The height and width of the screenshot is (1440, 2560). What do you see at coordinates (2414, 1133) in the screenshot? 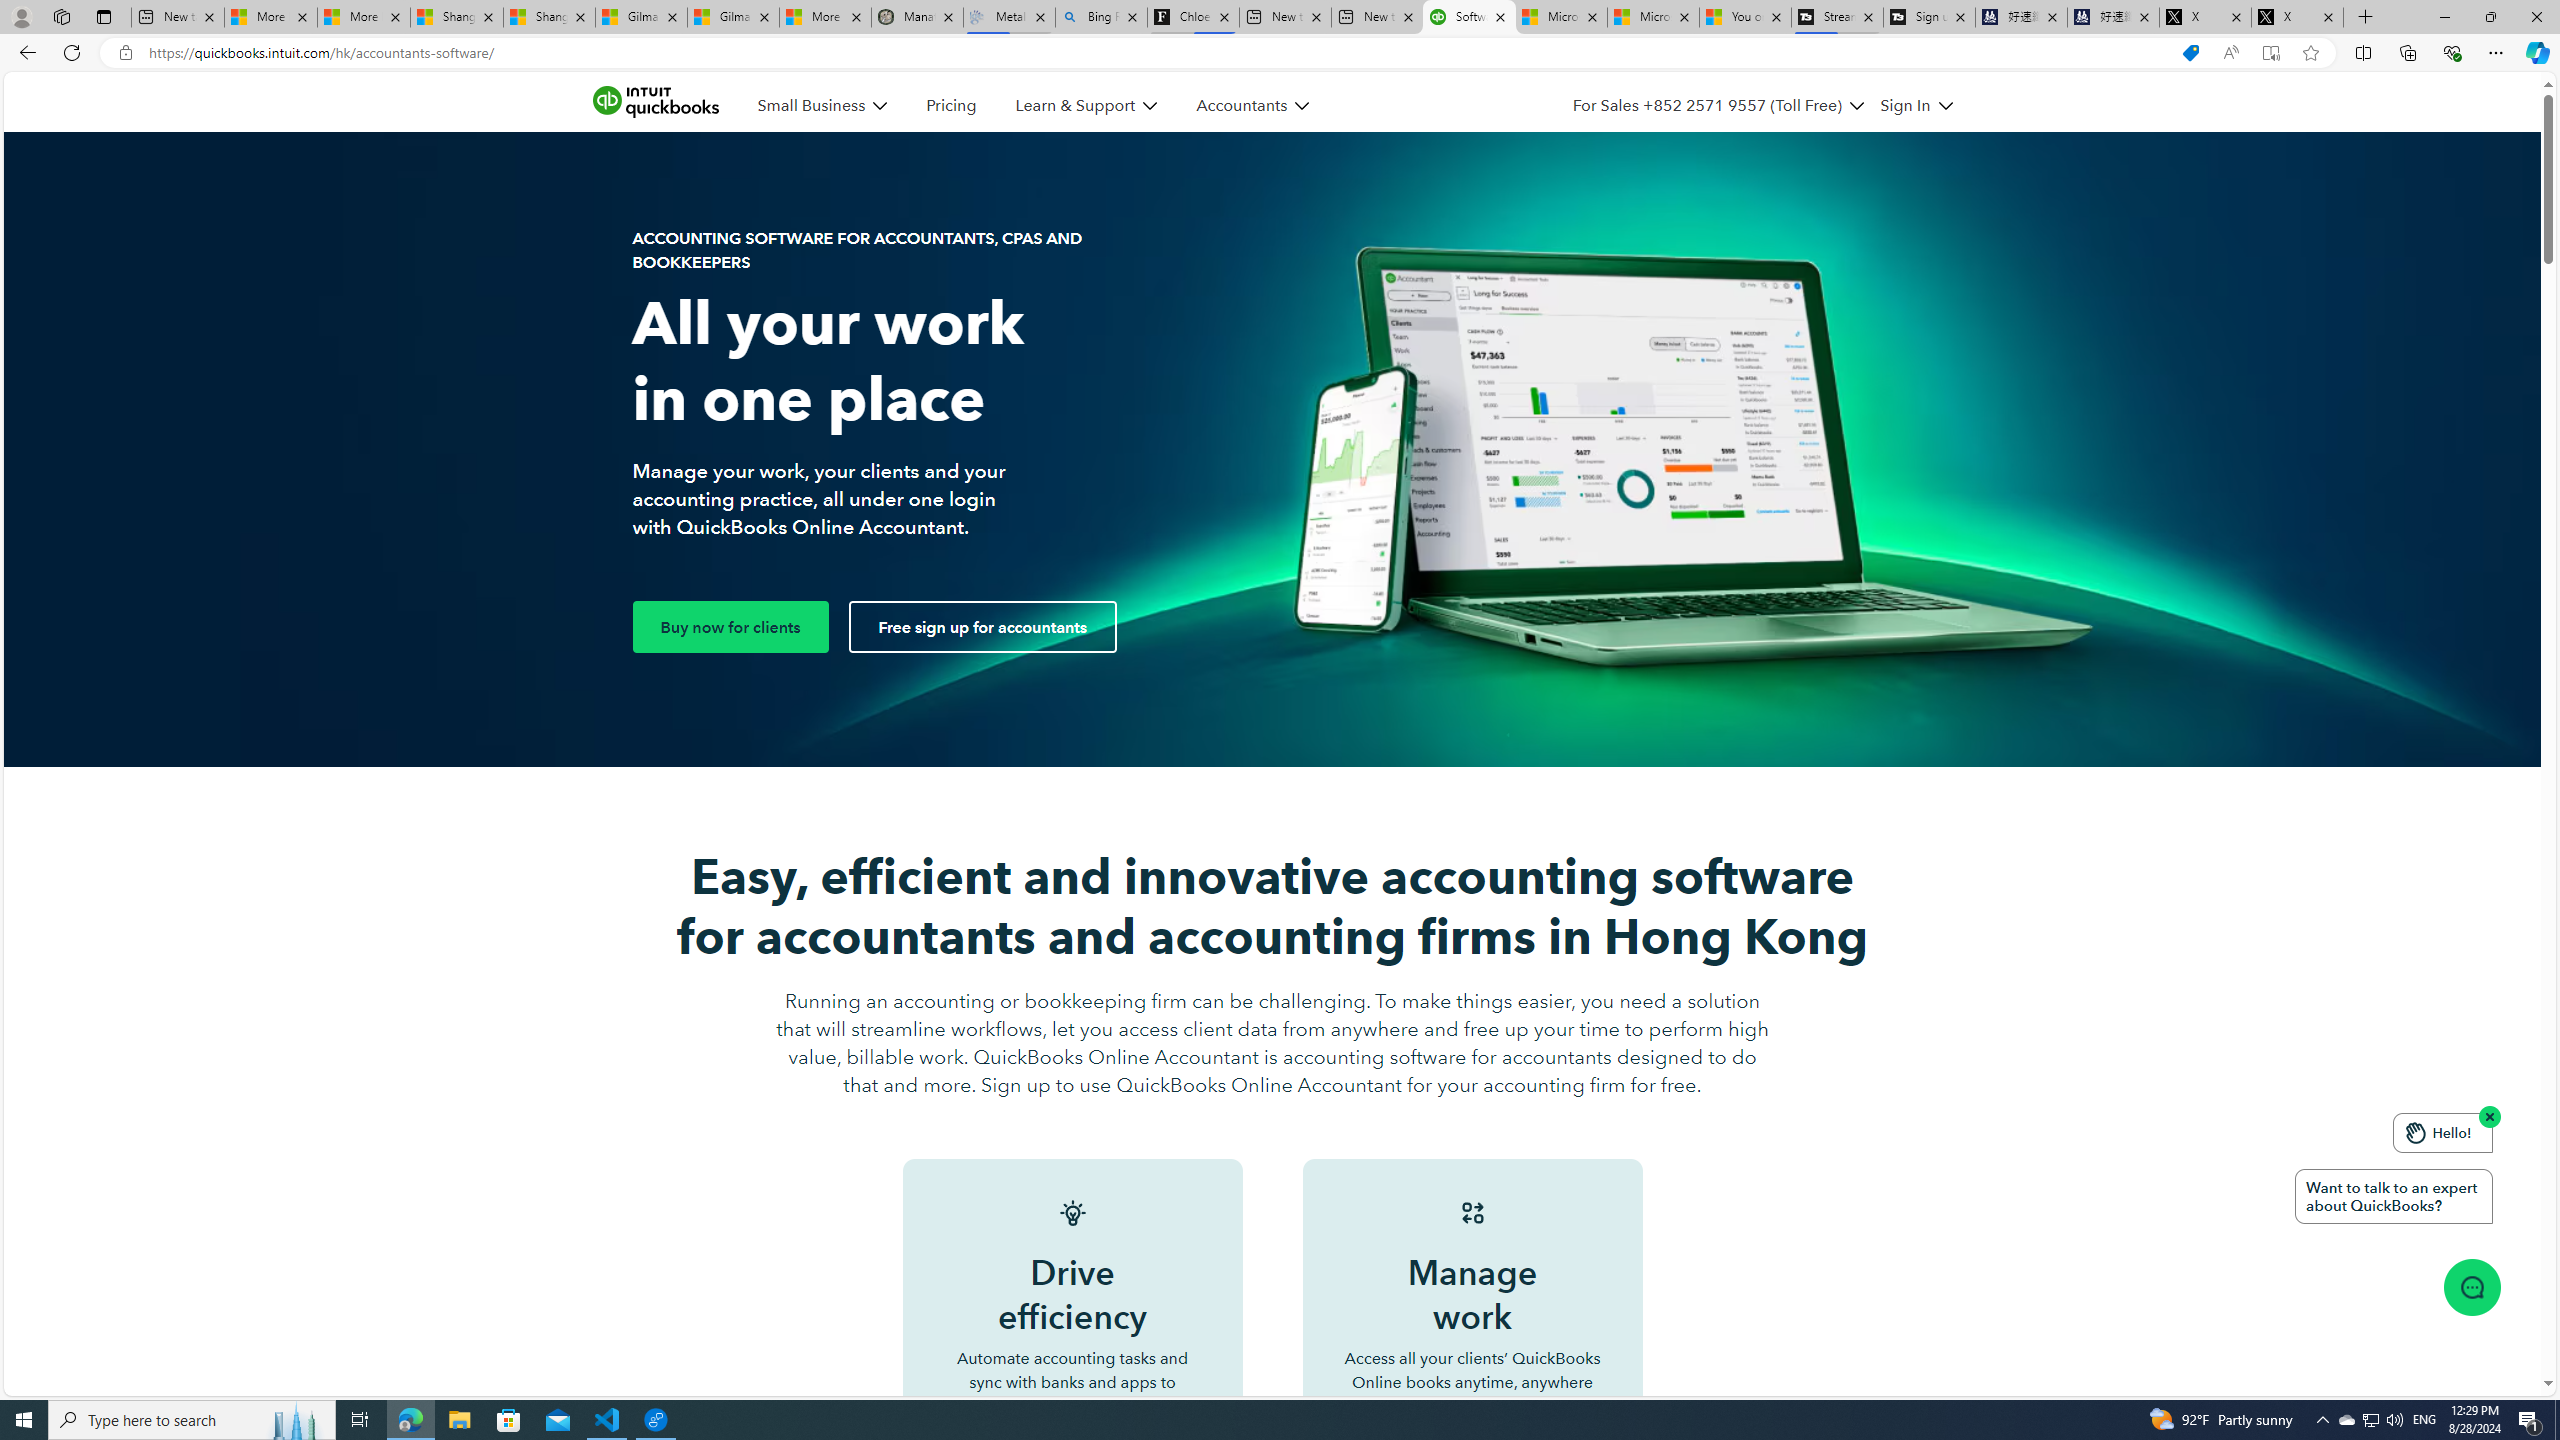
I see `'hand-icon'` at bounding box center [2414, 1133].